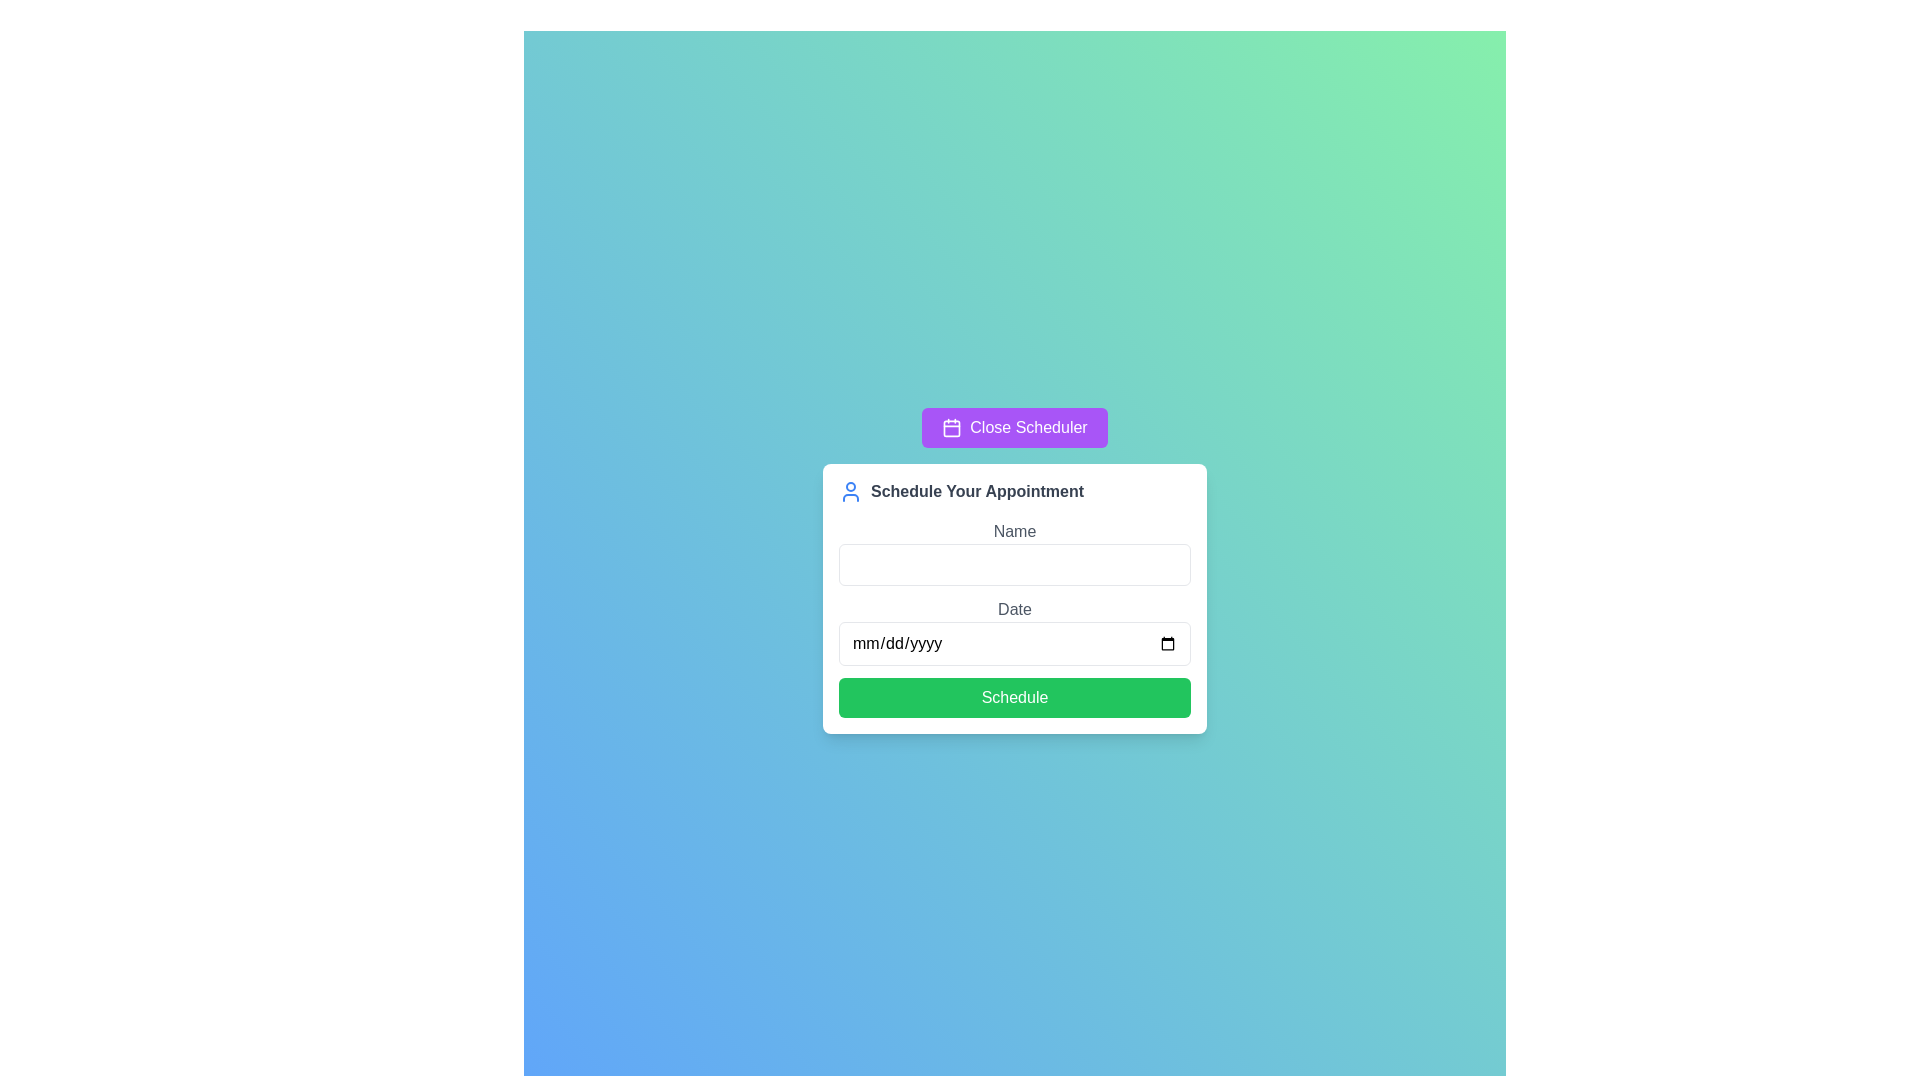 The width and height of the screenshot is (1920, 1080). I want to click on the close button located at the top center of the scheduler interface, so click(1014, 427).